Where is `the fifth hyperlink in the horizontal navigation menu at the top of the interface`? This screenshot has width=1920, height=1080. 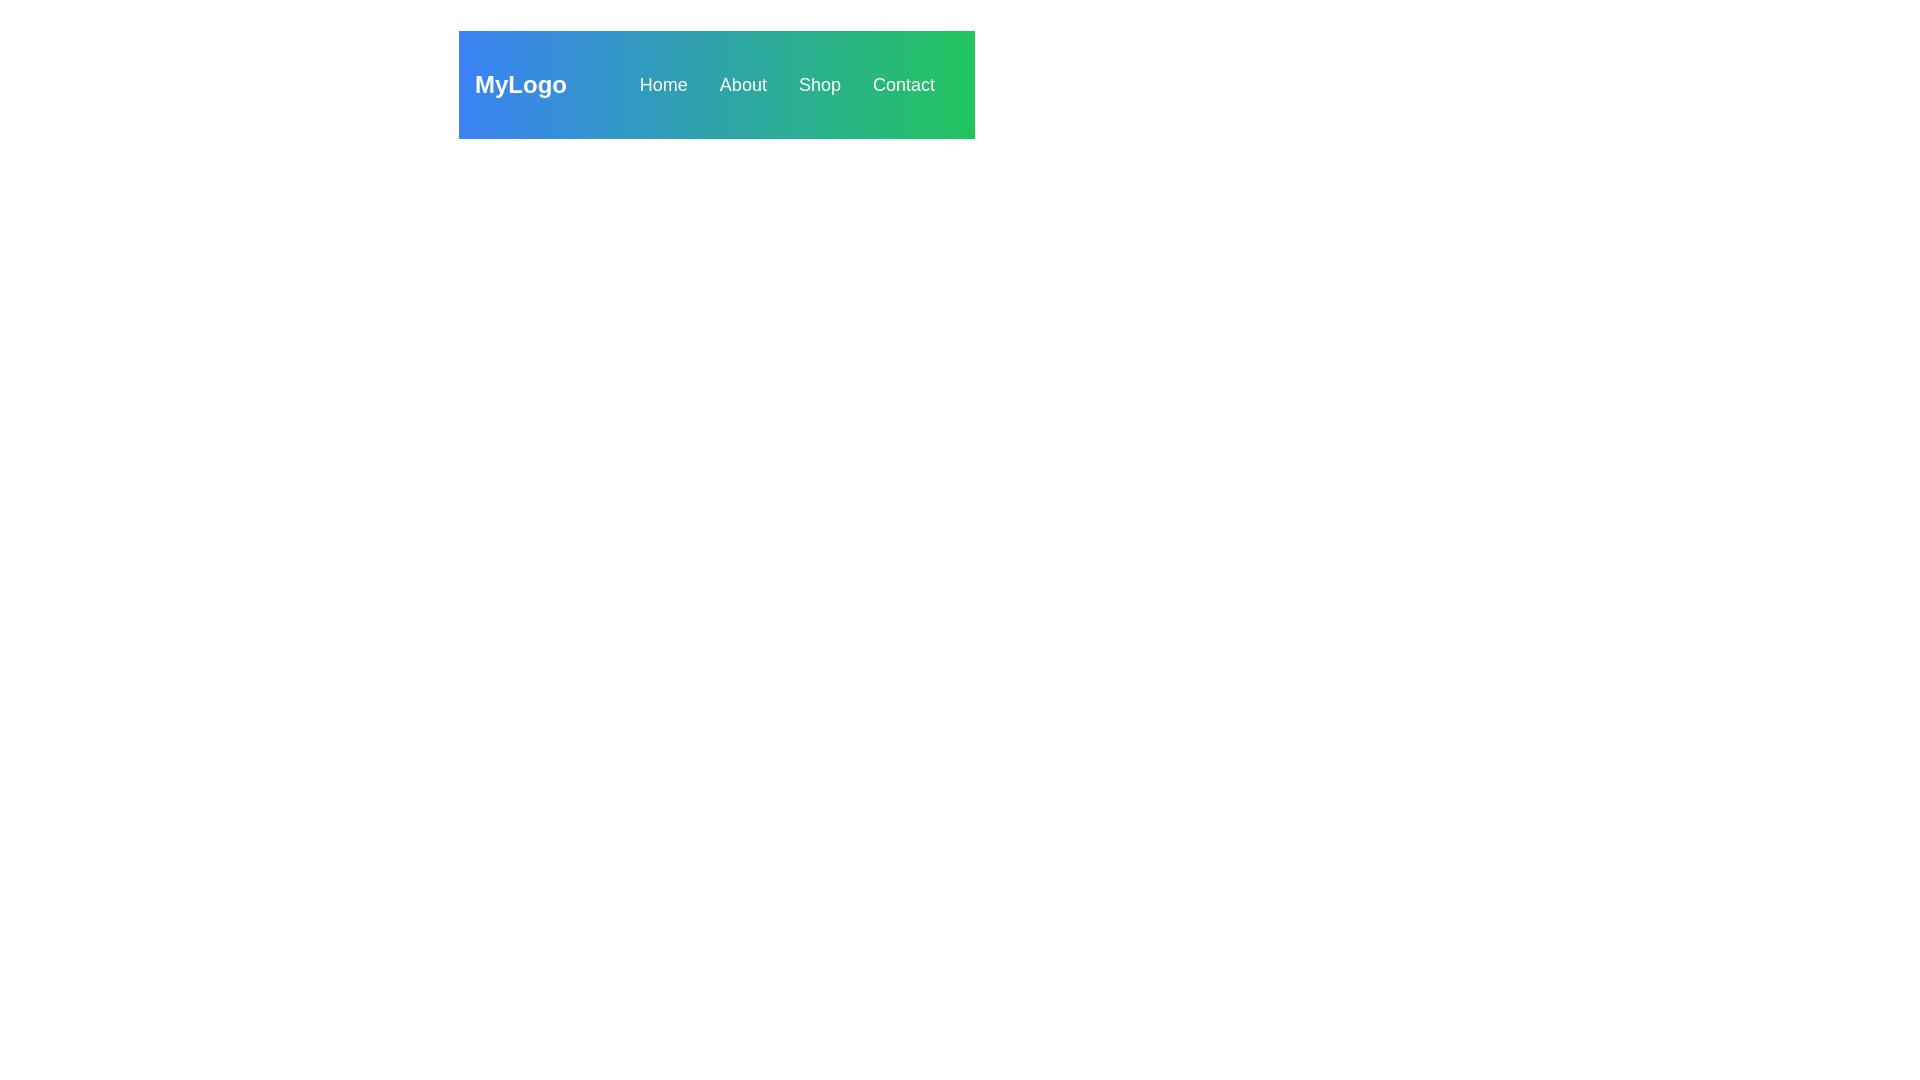 the fifth hyperlink in the horizontal navigation menu at the top of the interface is located at coordinates (902, 83).